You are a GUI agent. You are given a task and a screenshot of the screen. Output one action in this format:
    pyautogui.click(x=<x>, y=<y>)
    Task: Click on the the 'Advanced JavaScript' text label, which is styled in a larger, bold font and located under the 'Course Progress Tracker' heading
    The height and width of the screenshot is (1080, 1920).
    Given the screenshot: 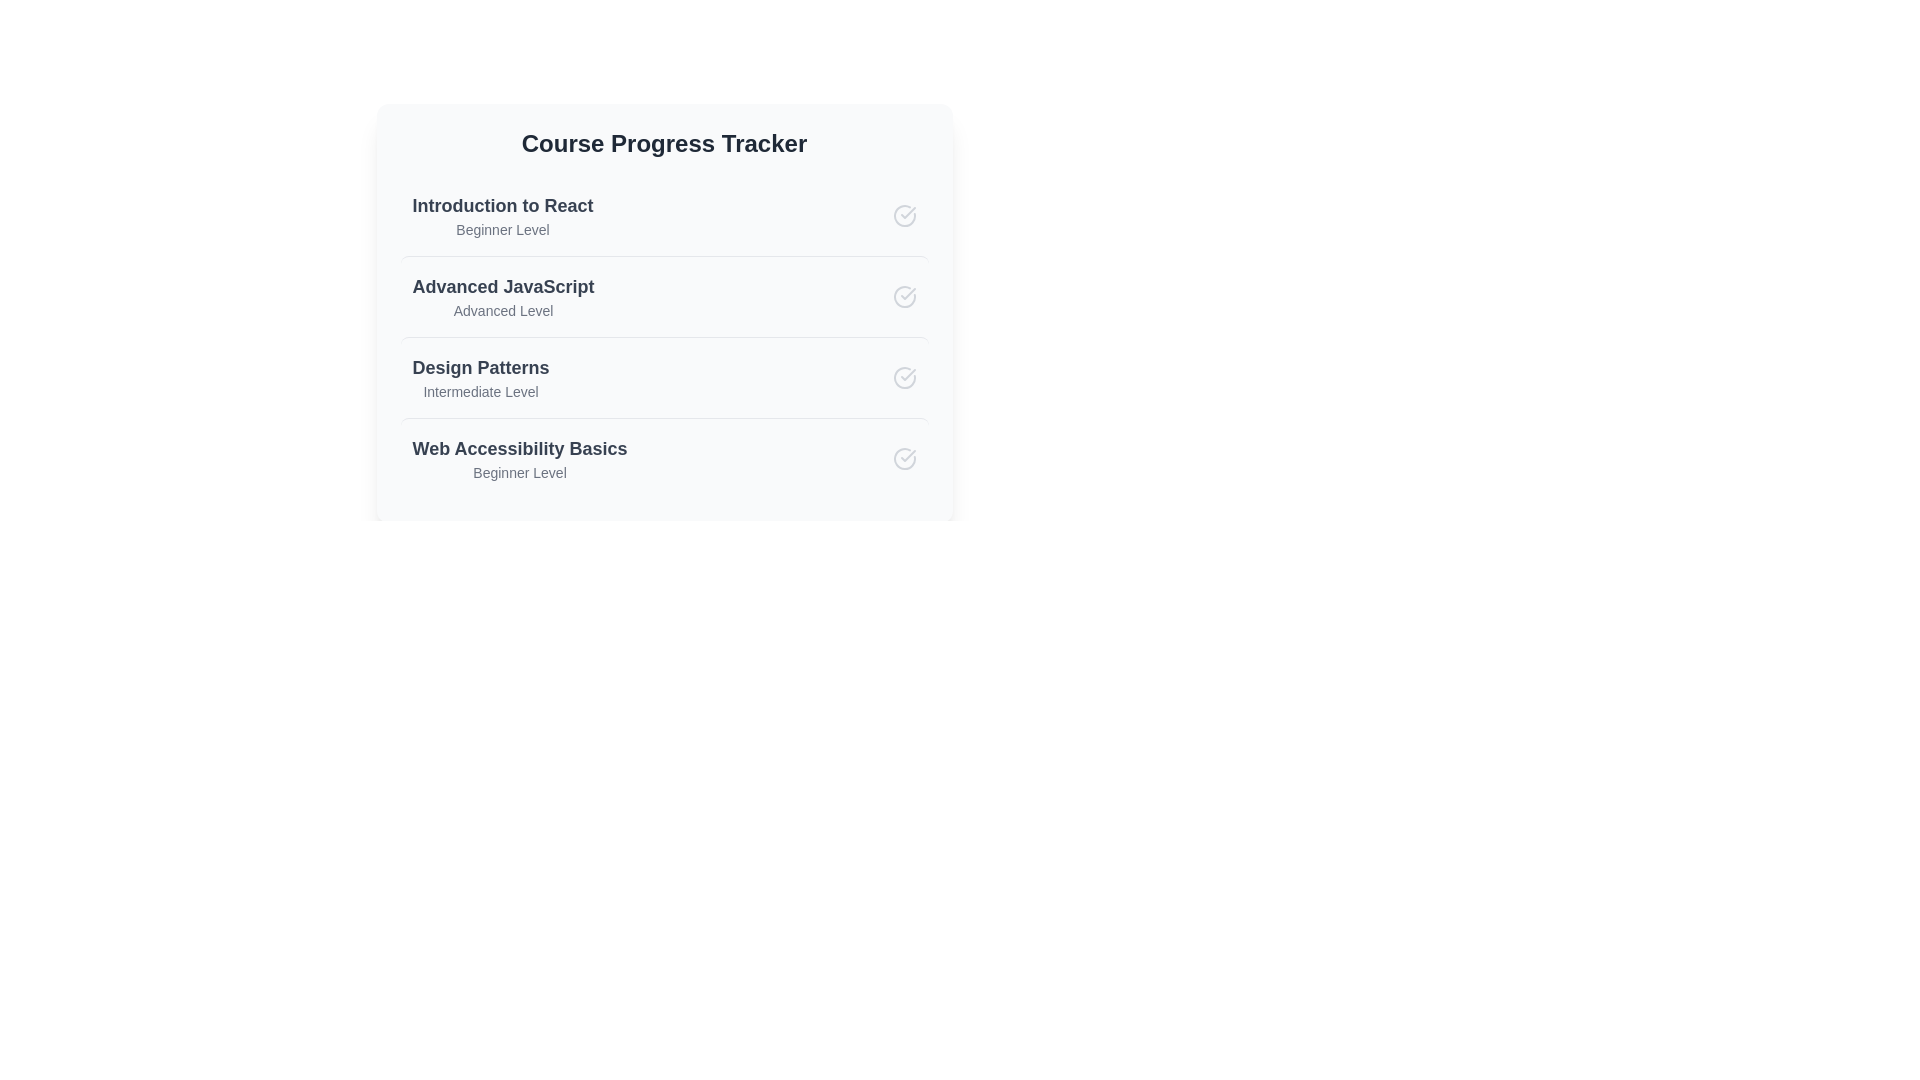 What is the action you would take?
    pyautogui.click(x=503, y=286)
    